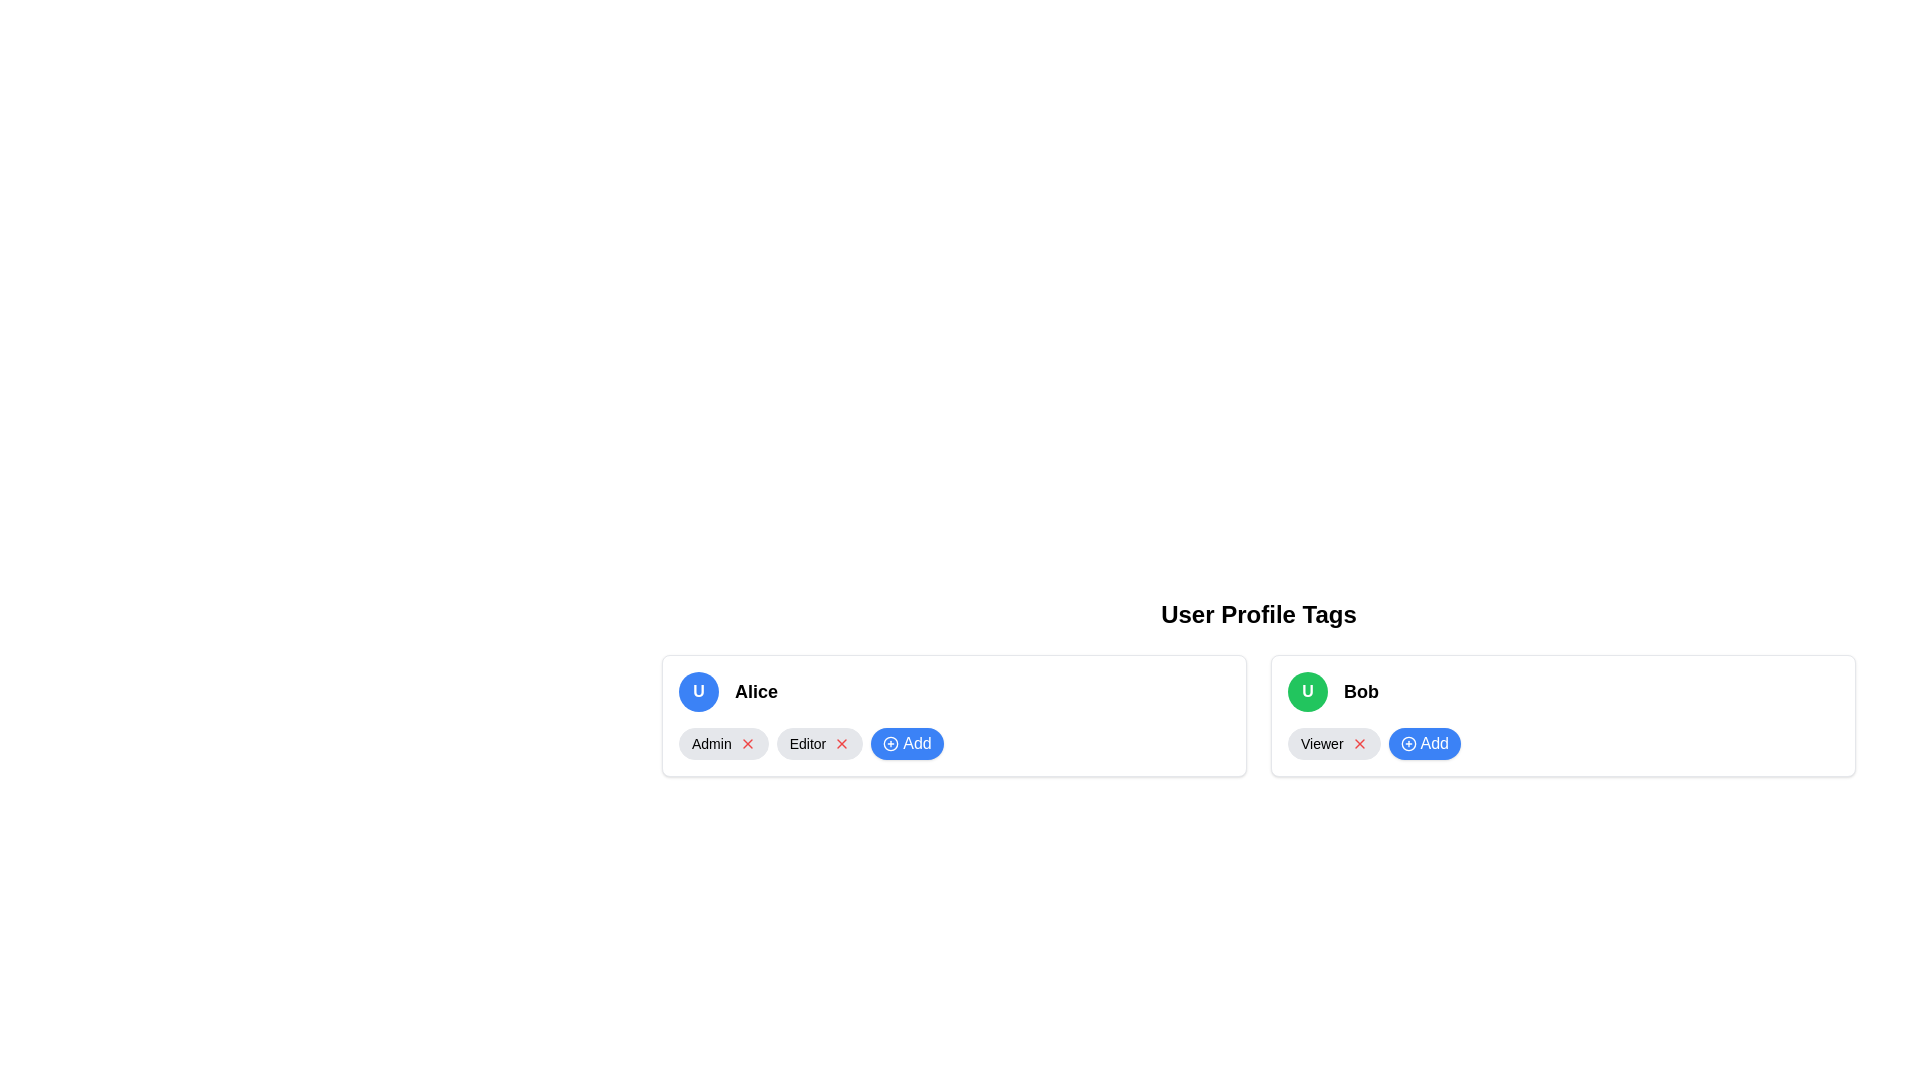 This screenshot has width=1920, height=1080. Describe the element at coordinates (1562, 690) in the screenshot. I see `the User Profile Tag, which consists of a green circular badge with the letter 'U' and the name 'Bob' in bold, positioned in the center-right of the interface` at that location.